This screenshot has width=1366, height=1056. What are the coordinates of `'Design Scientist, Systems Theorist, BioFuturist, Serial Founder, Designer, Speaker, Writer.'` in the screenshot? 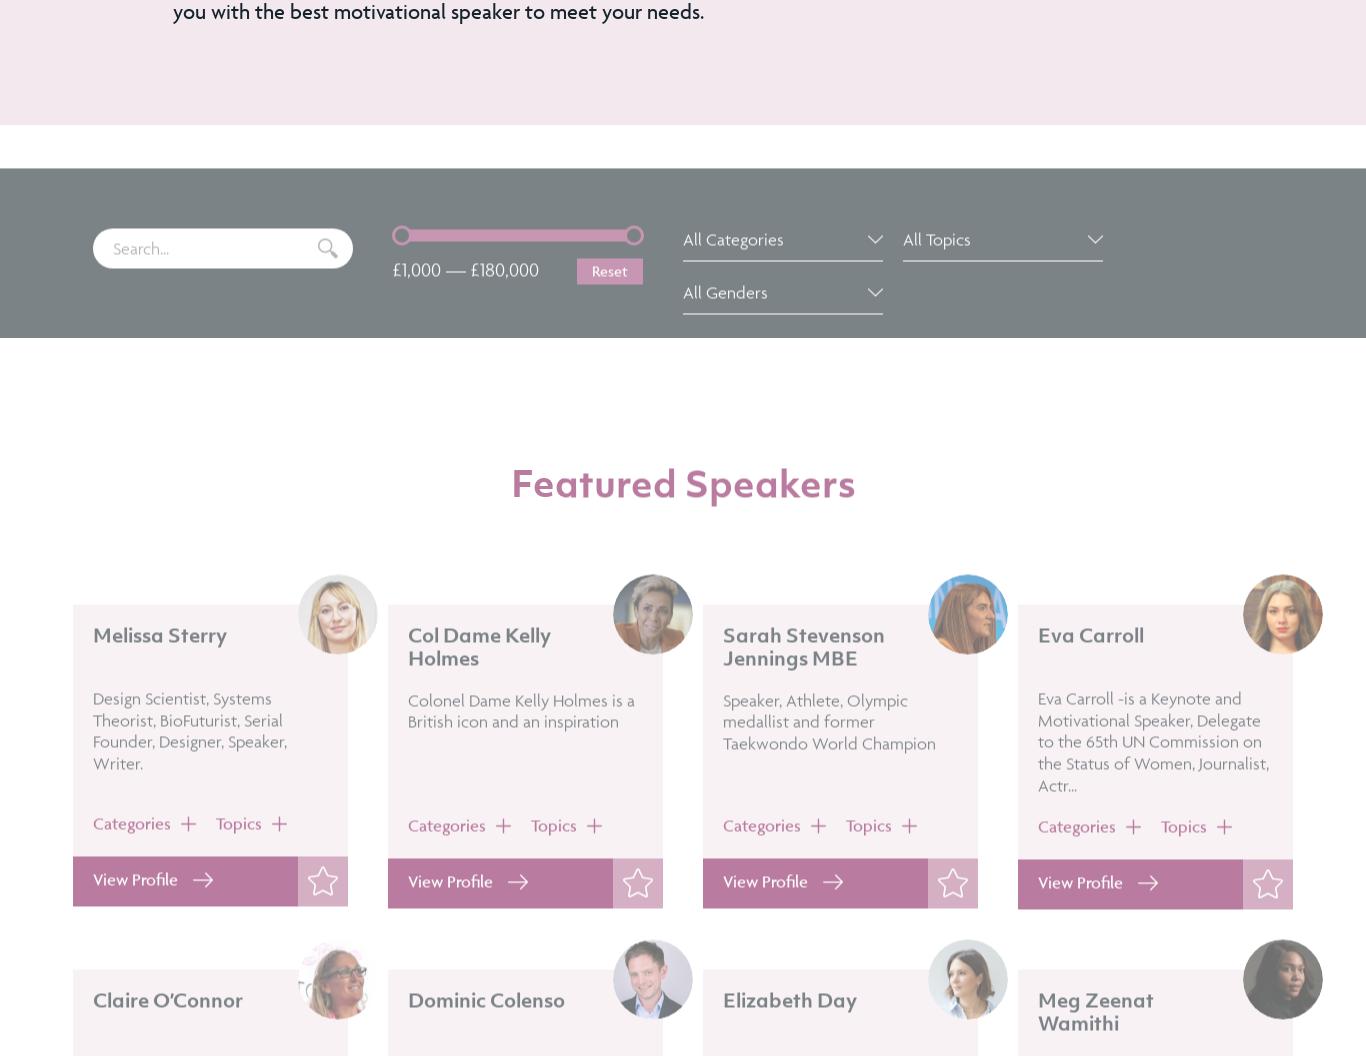 It's located at (93, 786).